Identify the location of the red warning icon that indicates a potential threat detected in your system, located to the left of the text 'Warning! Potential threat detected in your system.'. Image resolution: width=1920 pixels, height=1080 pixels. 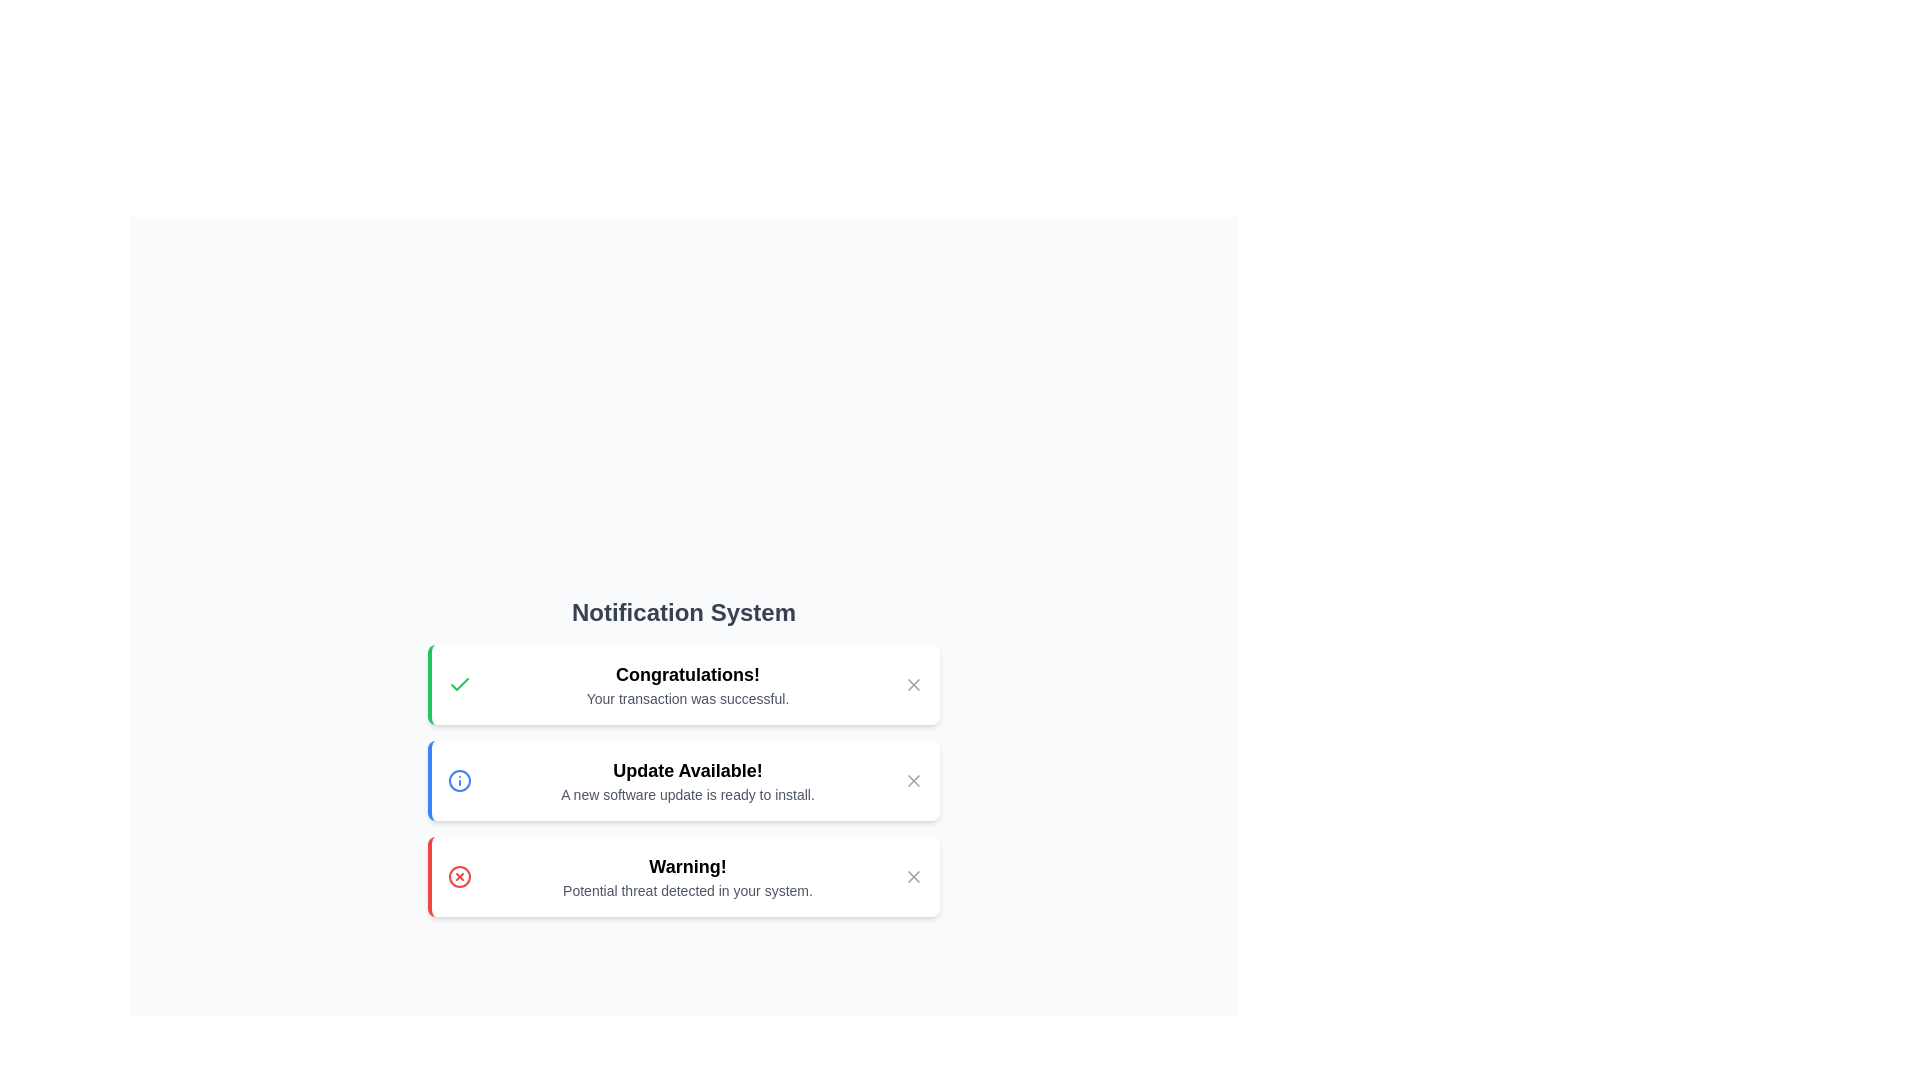
(459, 875).